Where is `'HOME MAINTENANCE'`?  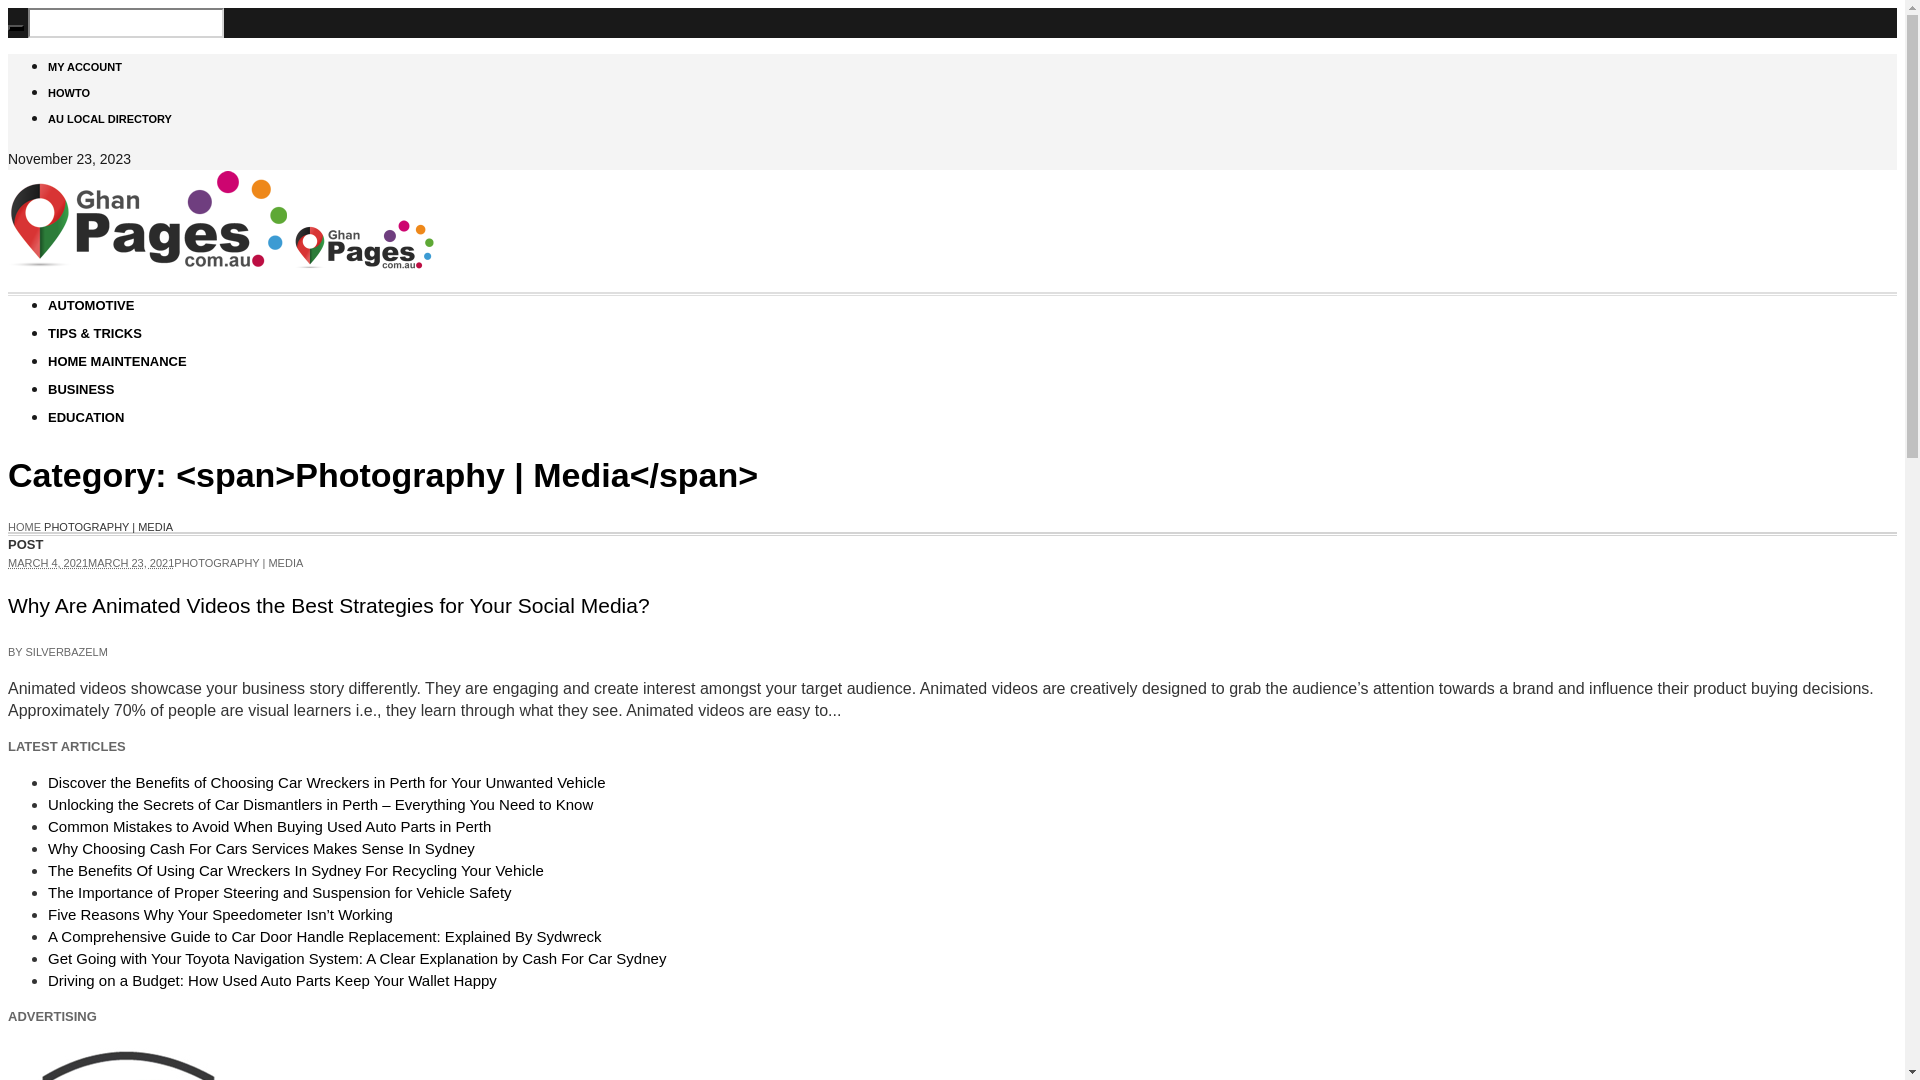
'HOME MAINTENANCE' is located at coordinates (116, 361).